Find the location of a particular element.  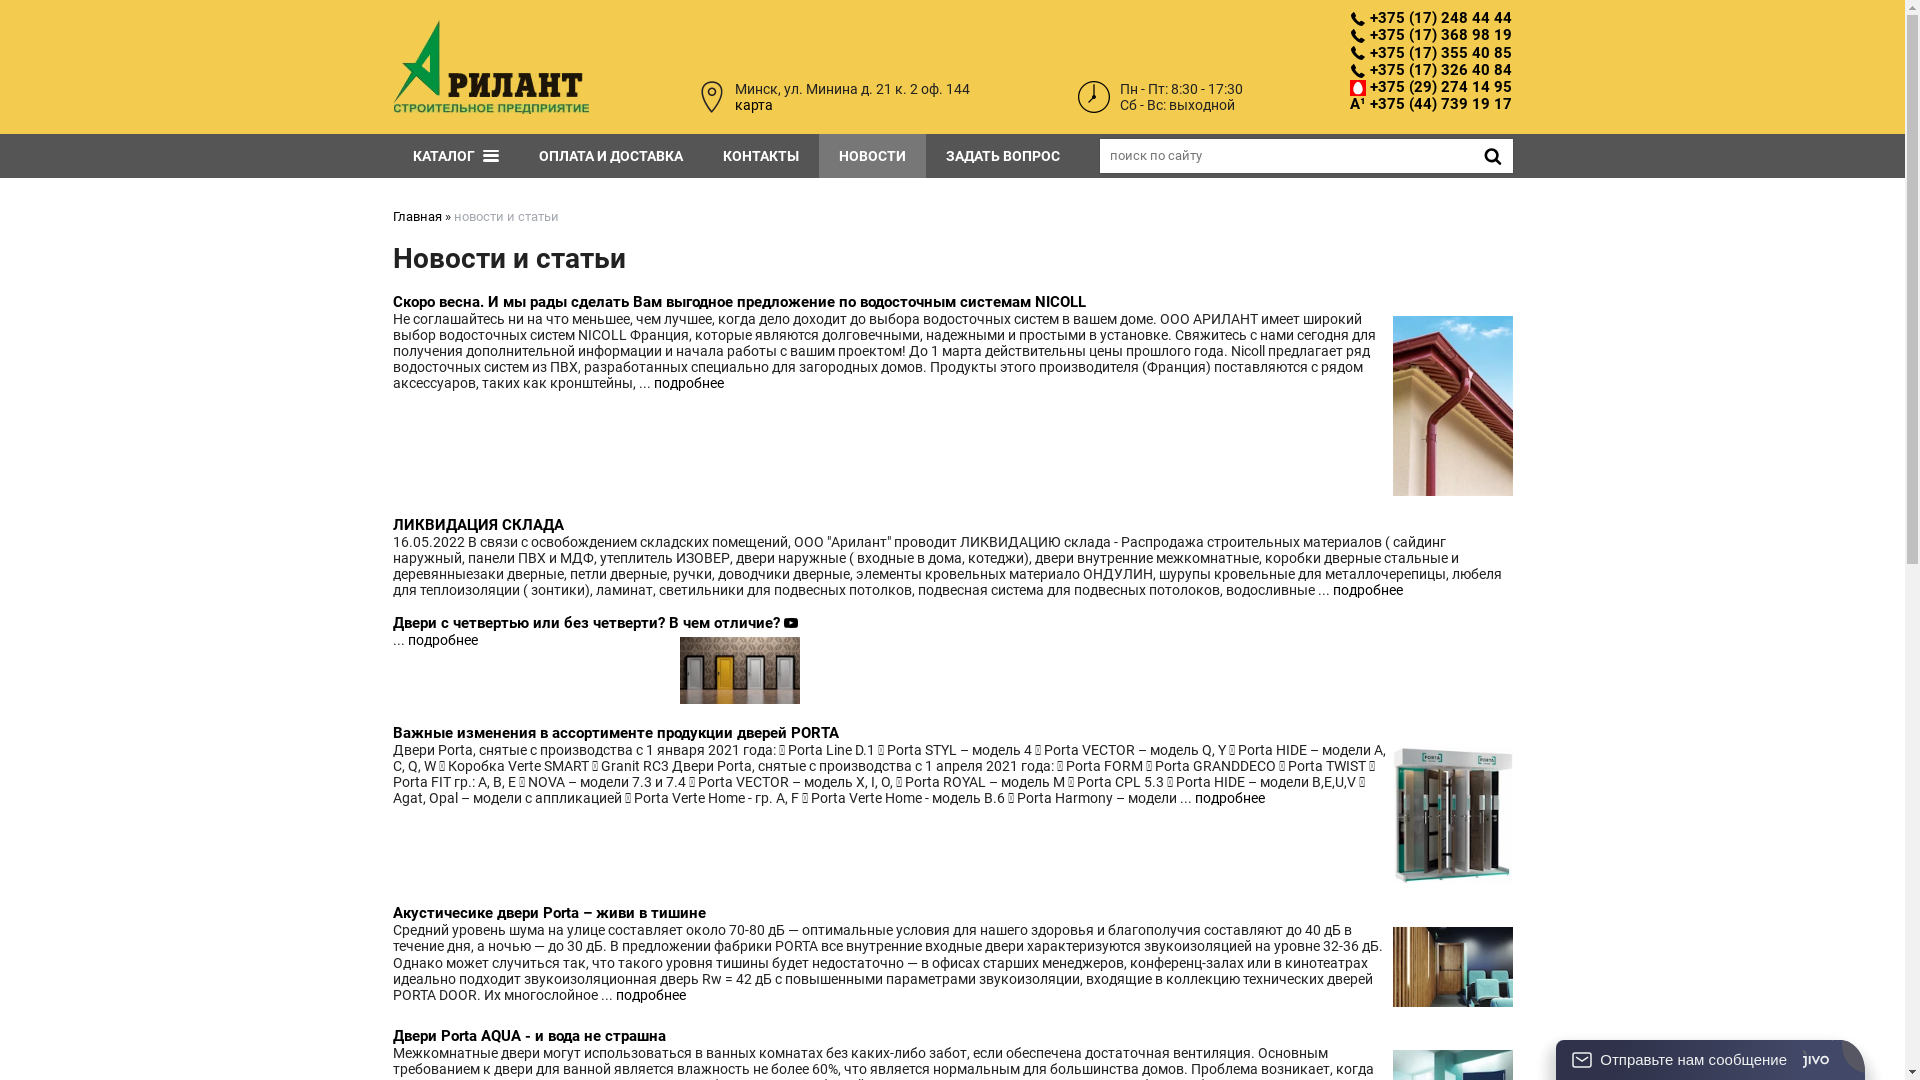

'+375 (17) 326 40 84' is located at coordinates (1429, 69).